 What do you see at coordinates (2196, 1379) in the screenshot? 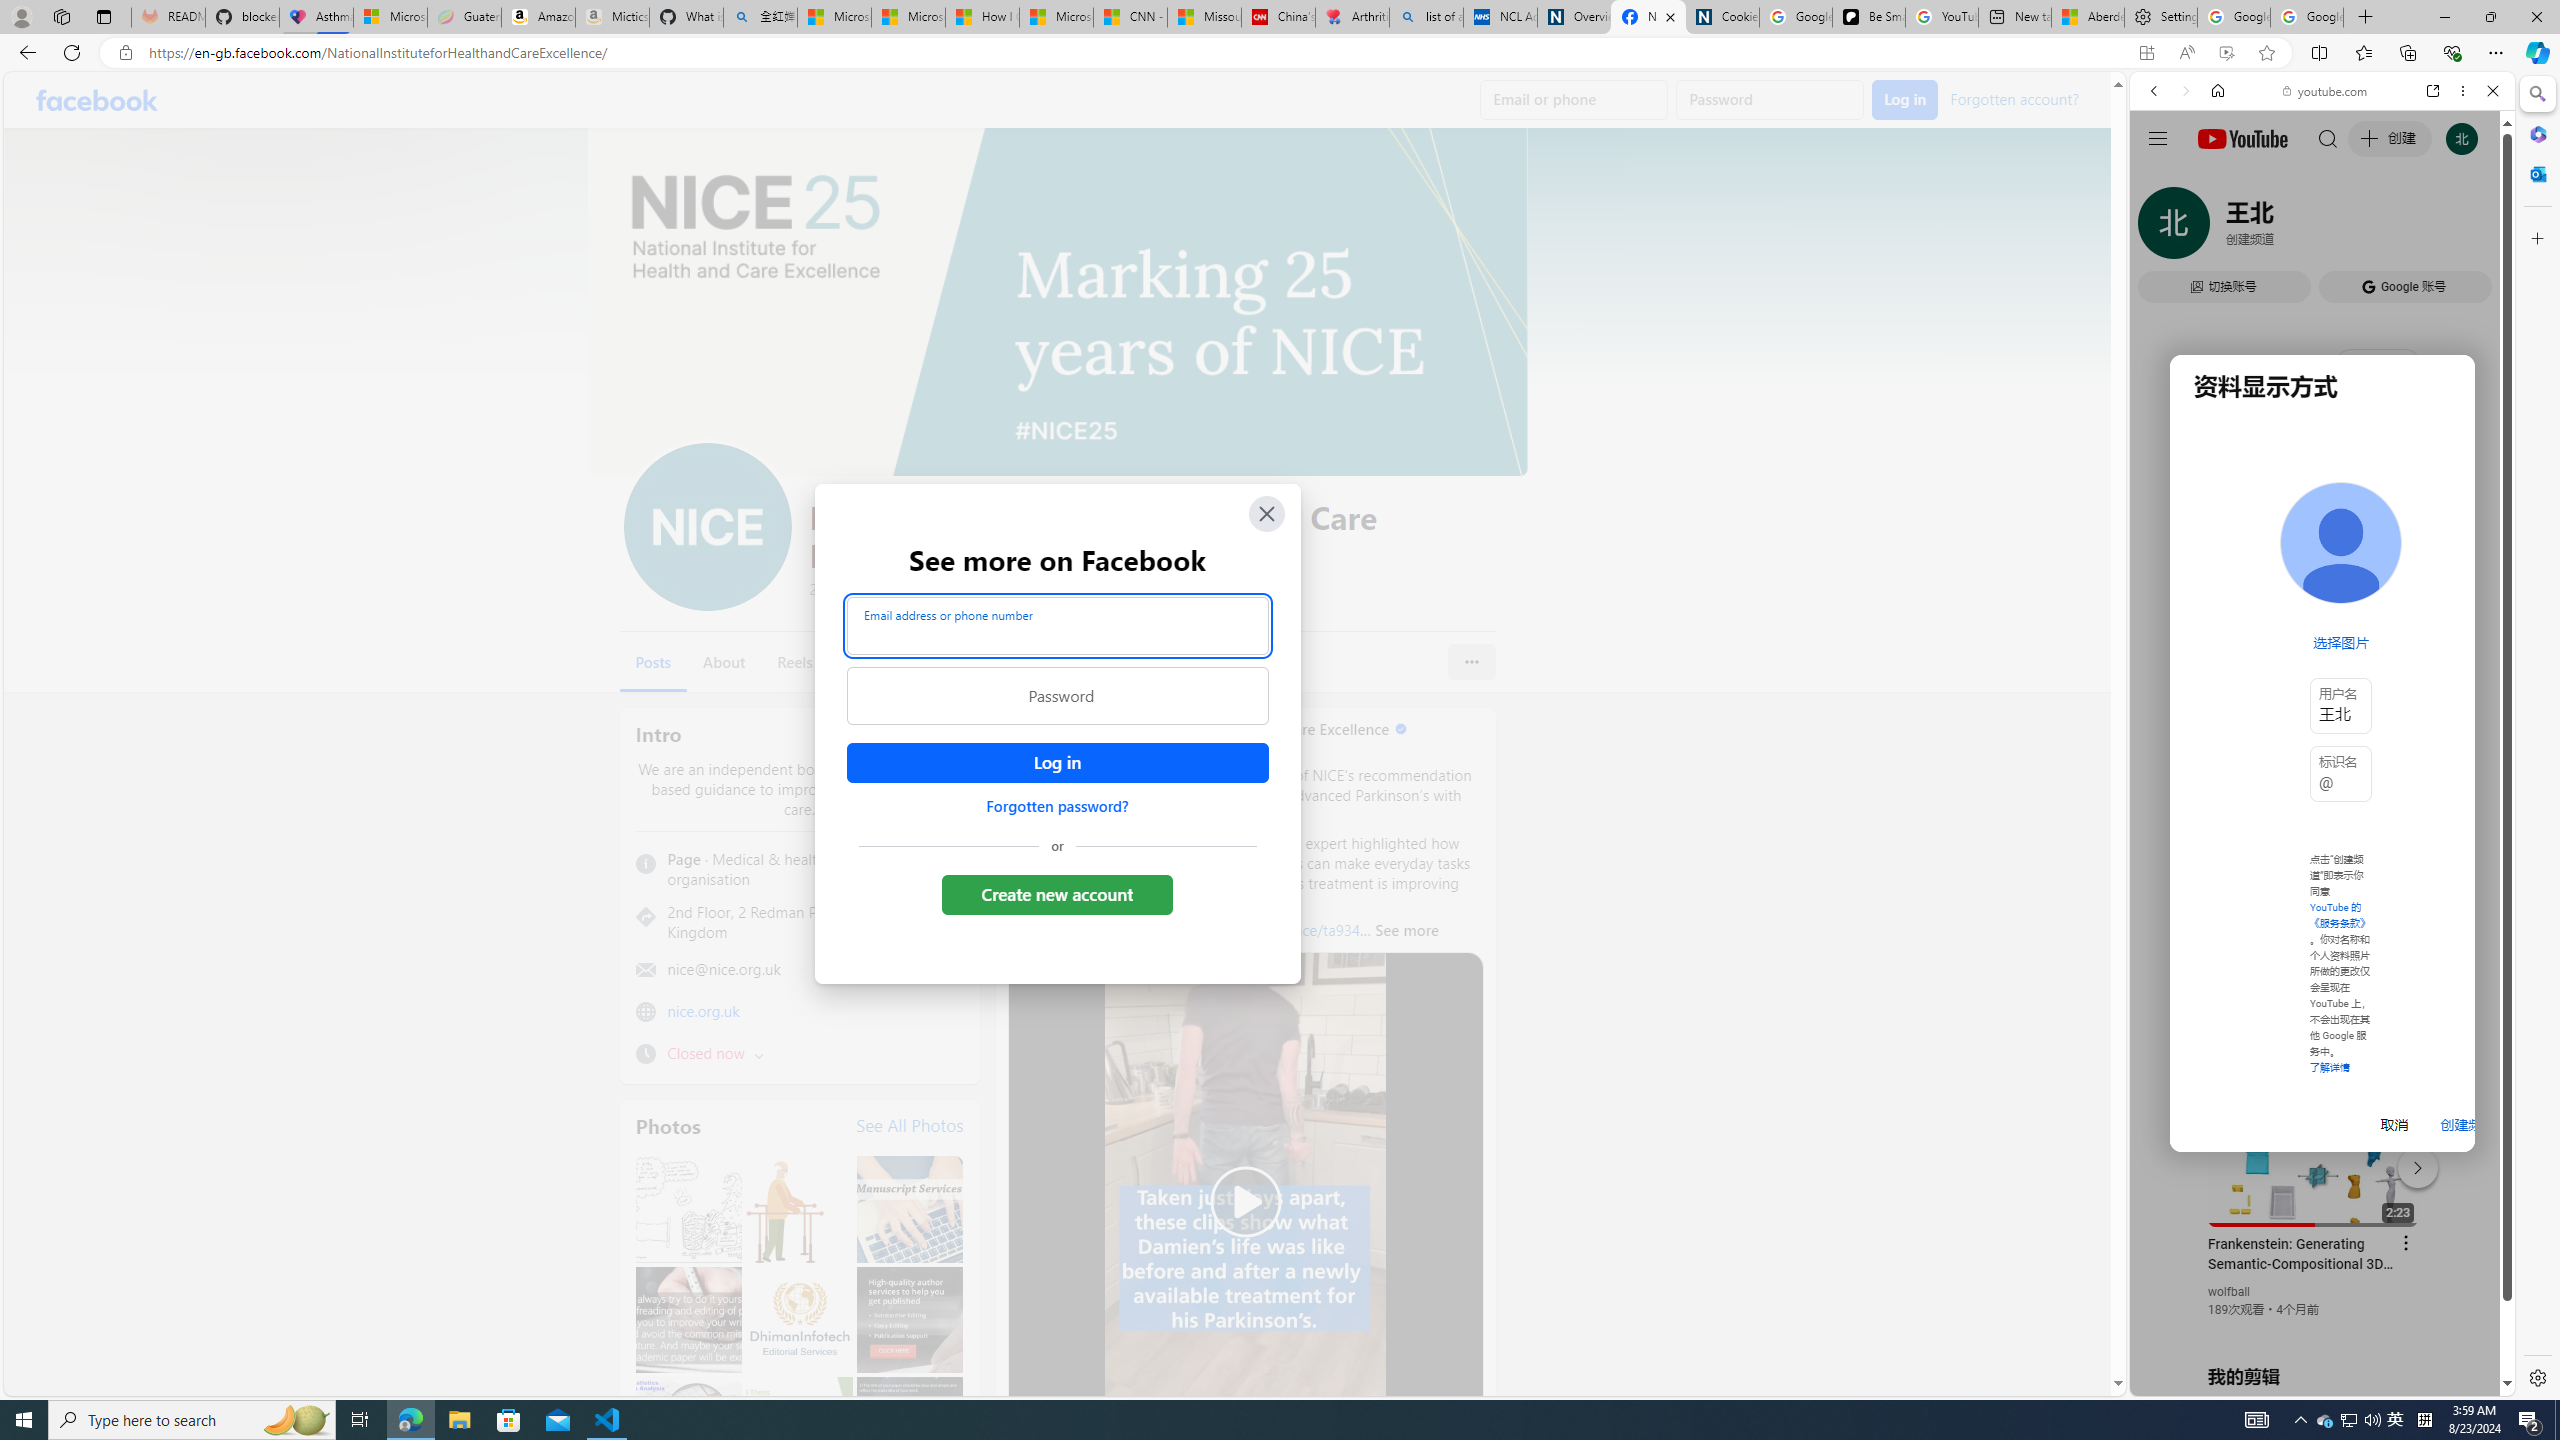
I see `'US[ju]'` at bounding box center [2196, 1379].